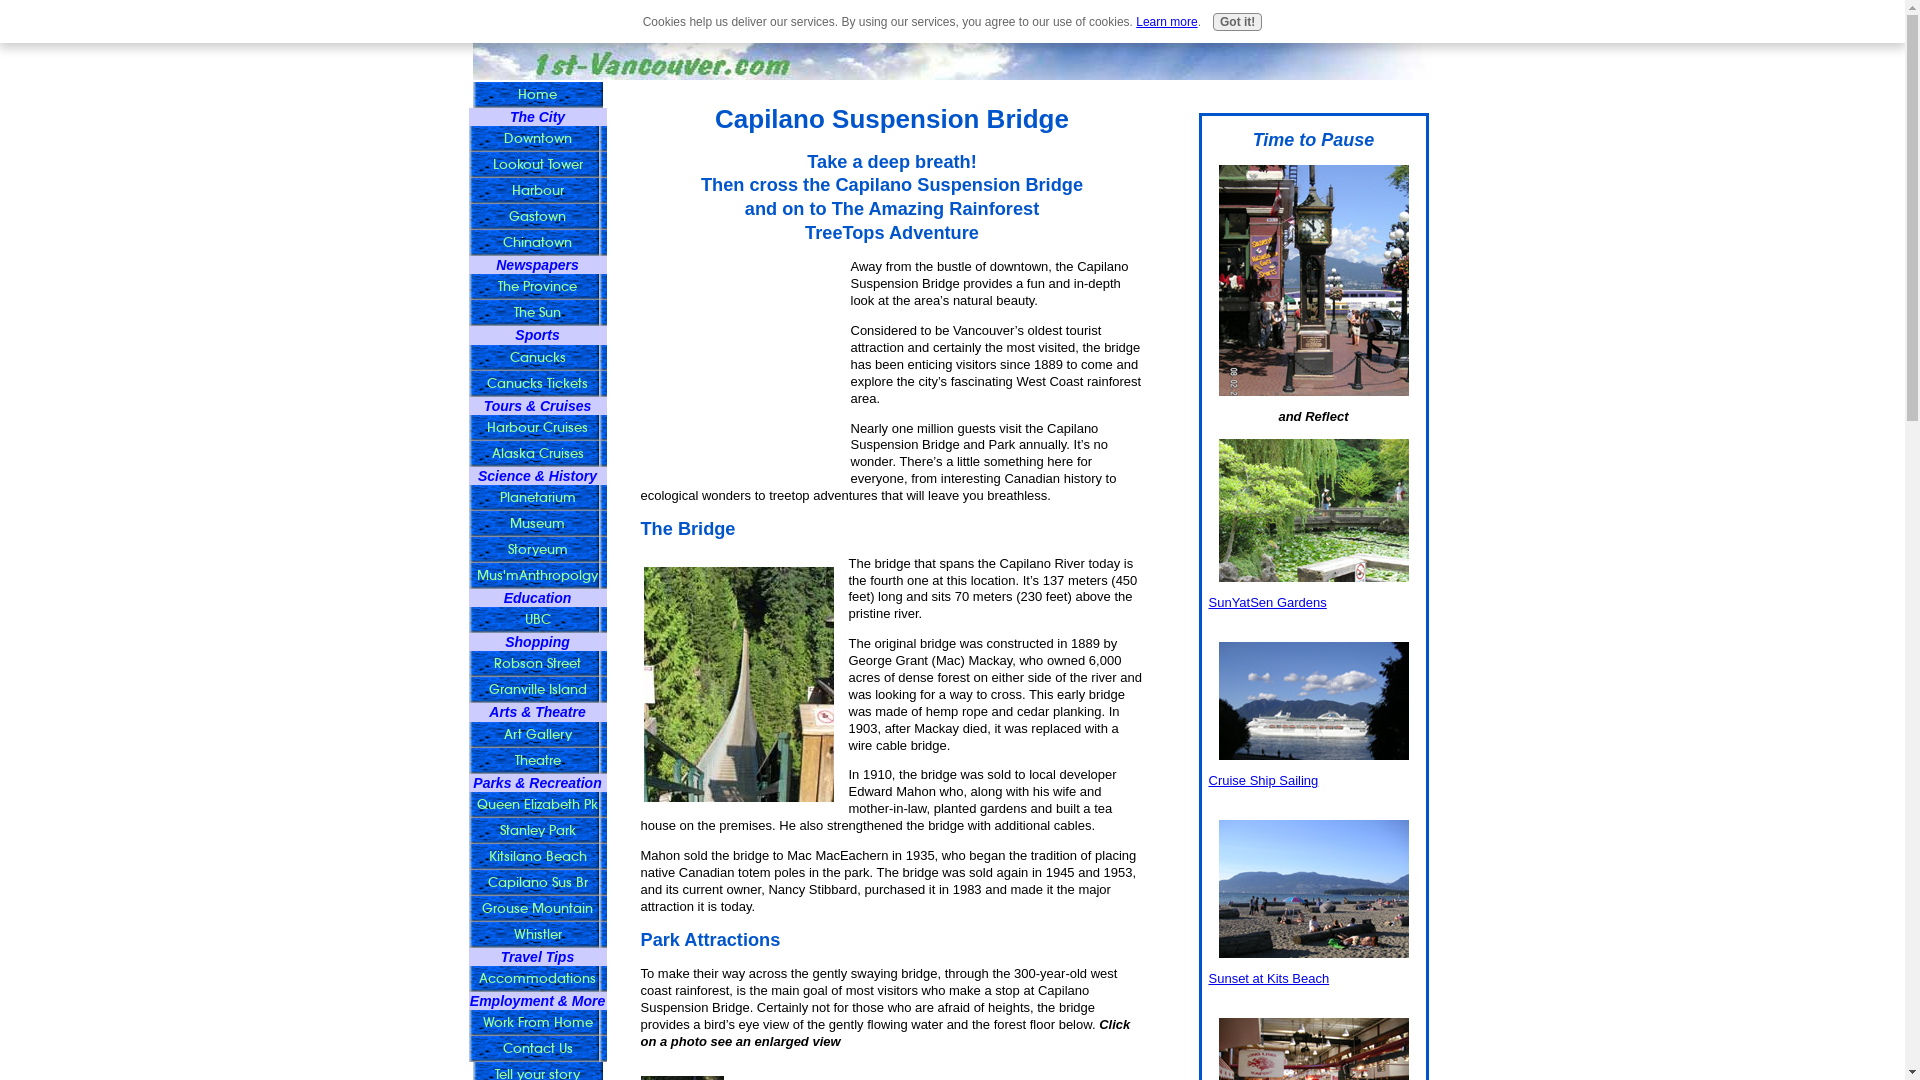  What do you see at coordinates (466, 689) in the screenshot?
I see `'Granville Island'` at bounding box center [466, 689].